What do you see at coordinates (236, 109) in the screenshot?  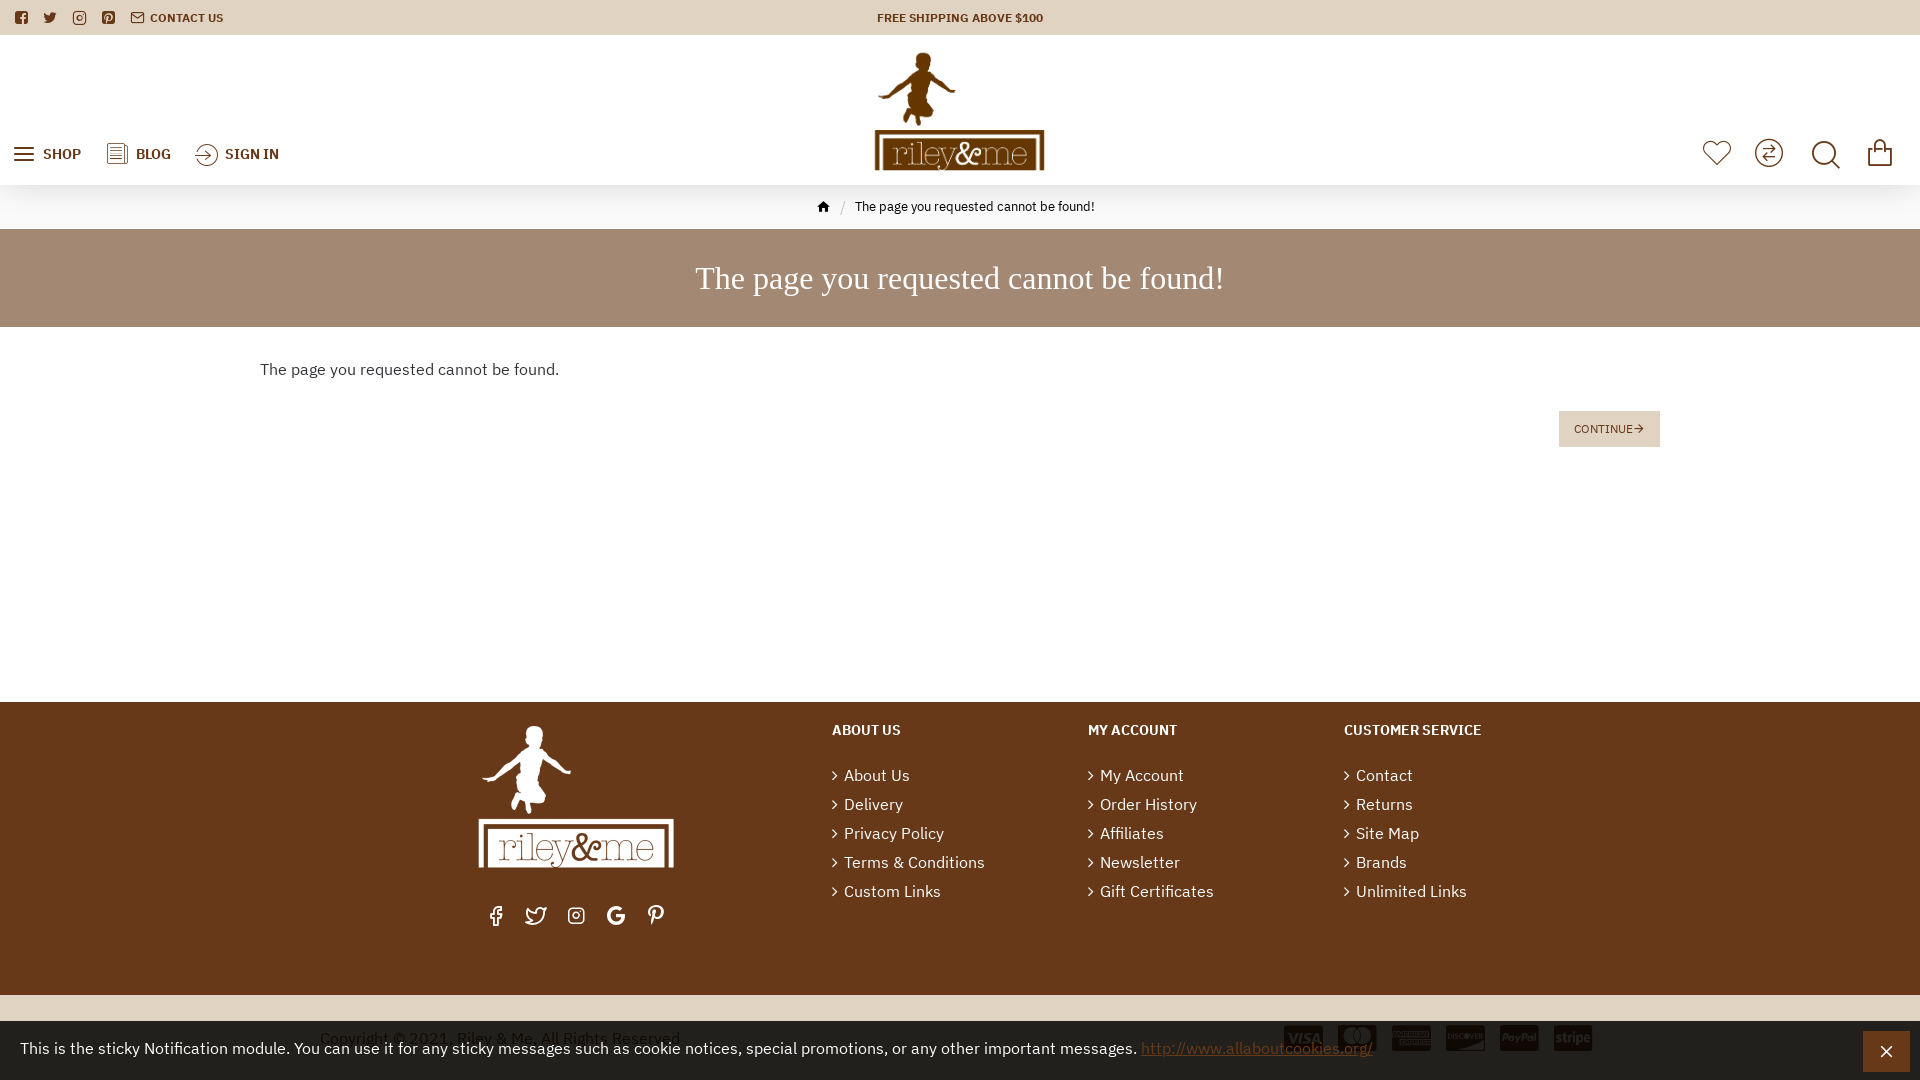 I see `'SIGN IN'` at bounding box center [236, 109].